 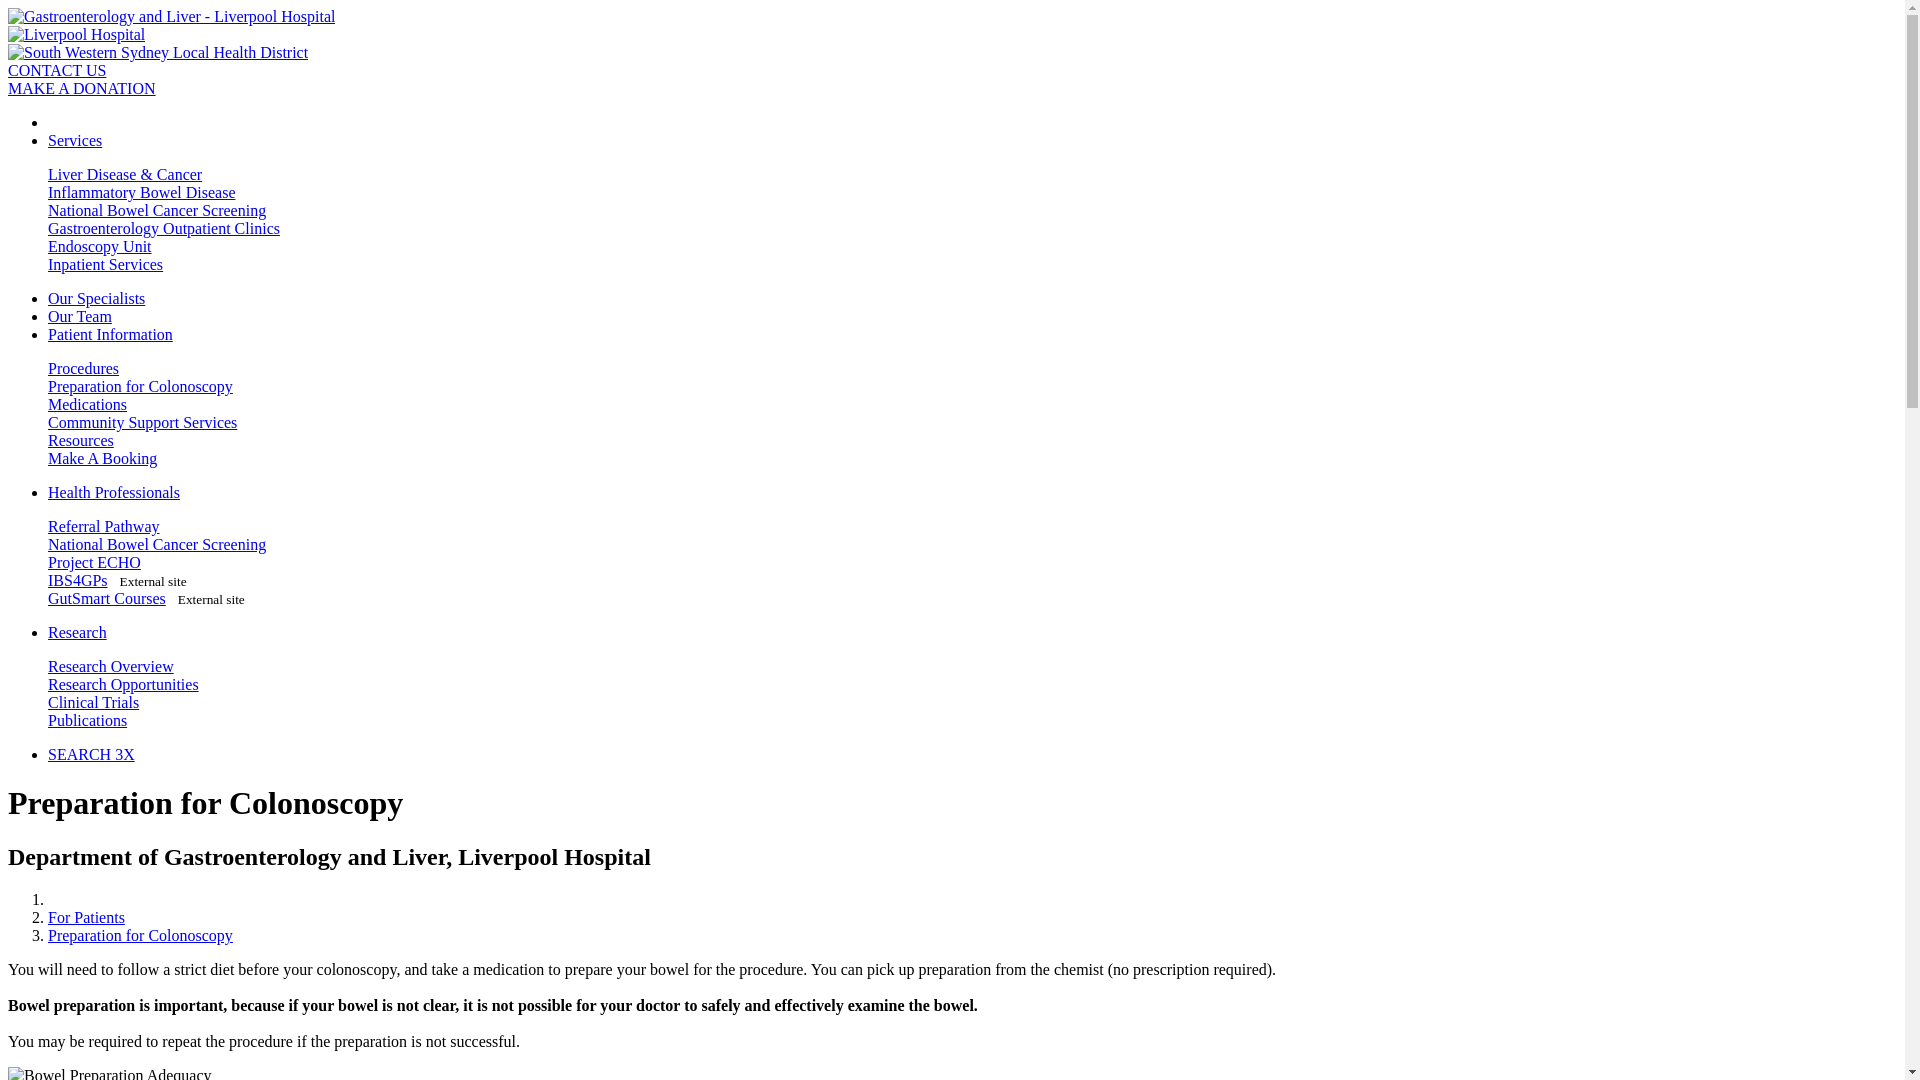 What do you see at coordinates (122, 683) in the screenshot?
I see `'Research Opportunities'` at bounding box center [122, 683].